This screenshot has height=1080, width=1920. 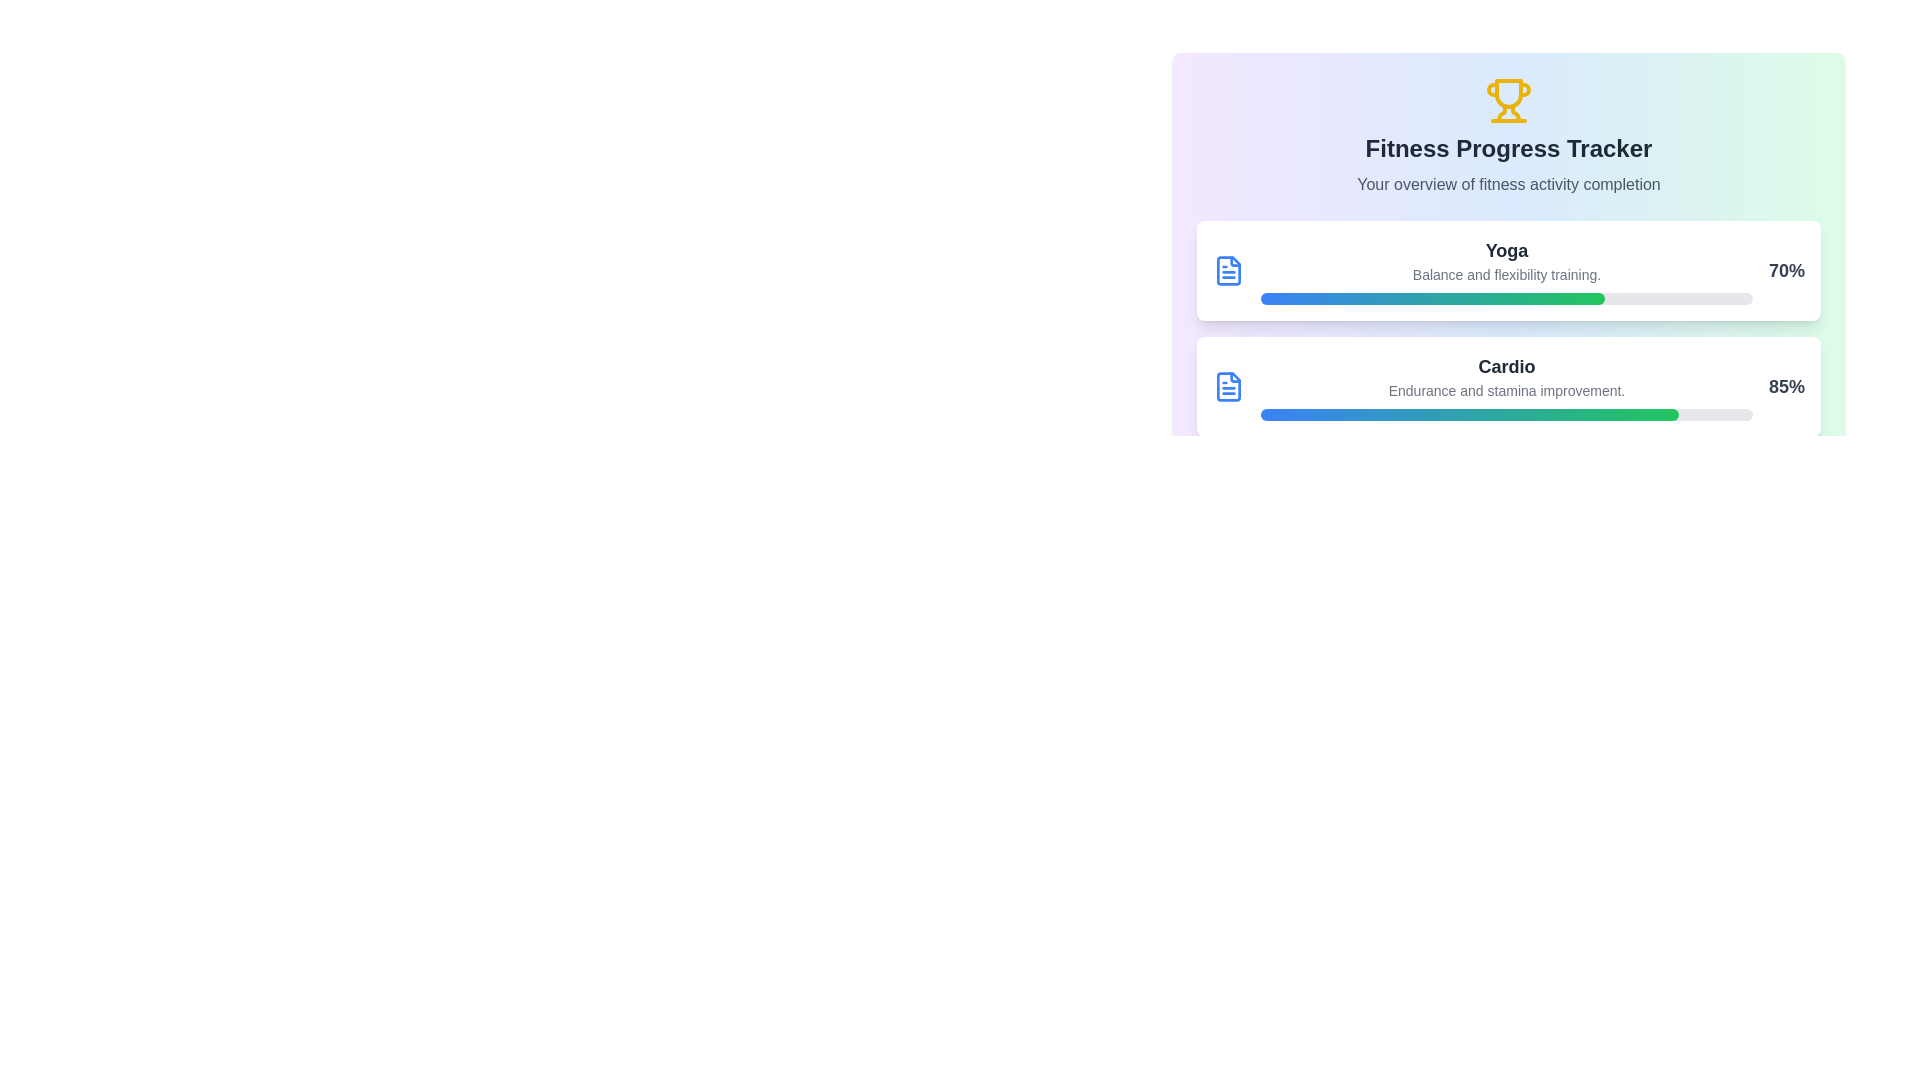 What do you see at coordinates (1508, 100) in the screenshot?
I see `the decorative icon symbolizing achievement in the 'Fitness Progress Tracker' section, which is centrally aligned at the top and is the first element above the textual heading` at bounding box center [1508, 100].